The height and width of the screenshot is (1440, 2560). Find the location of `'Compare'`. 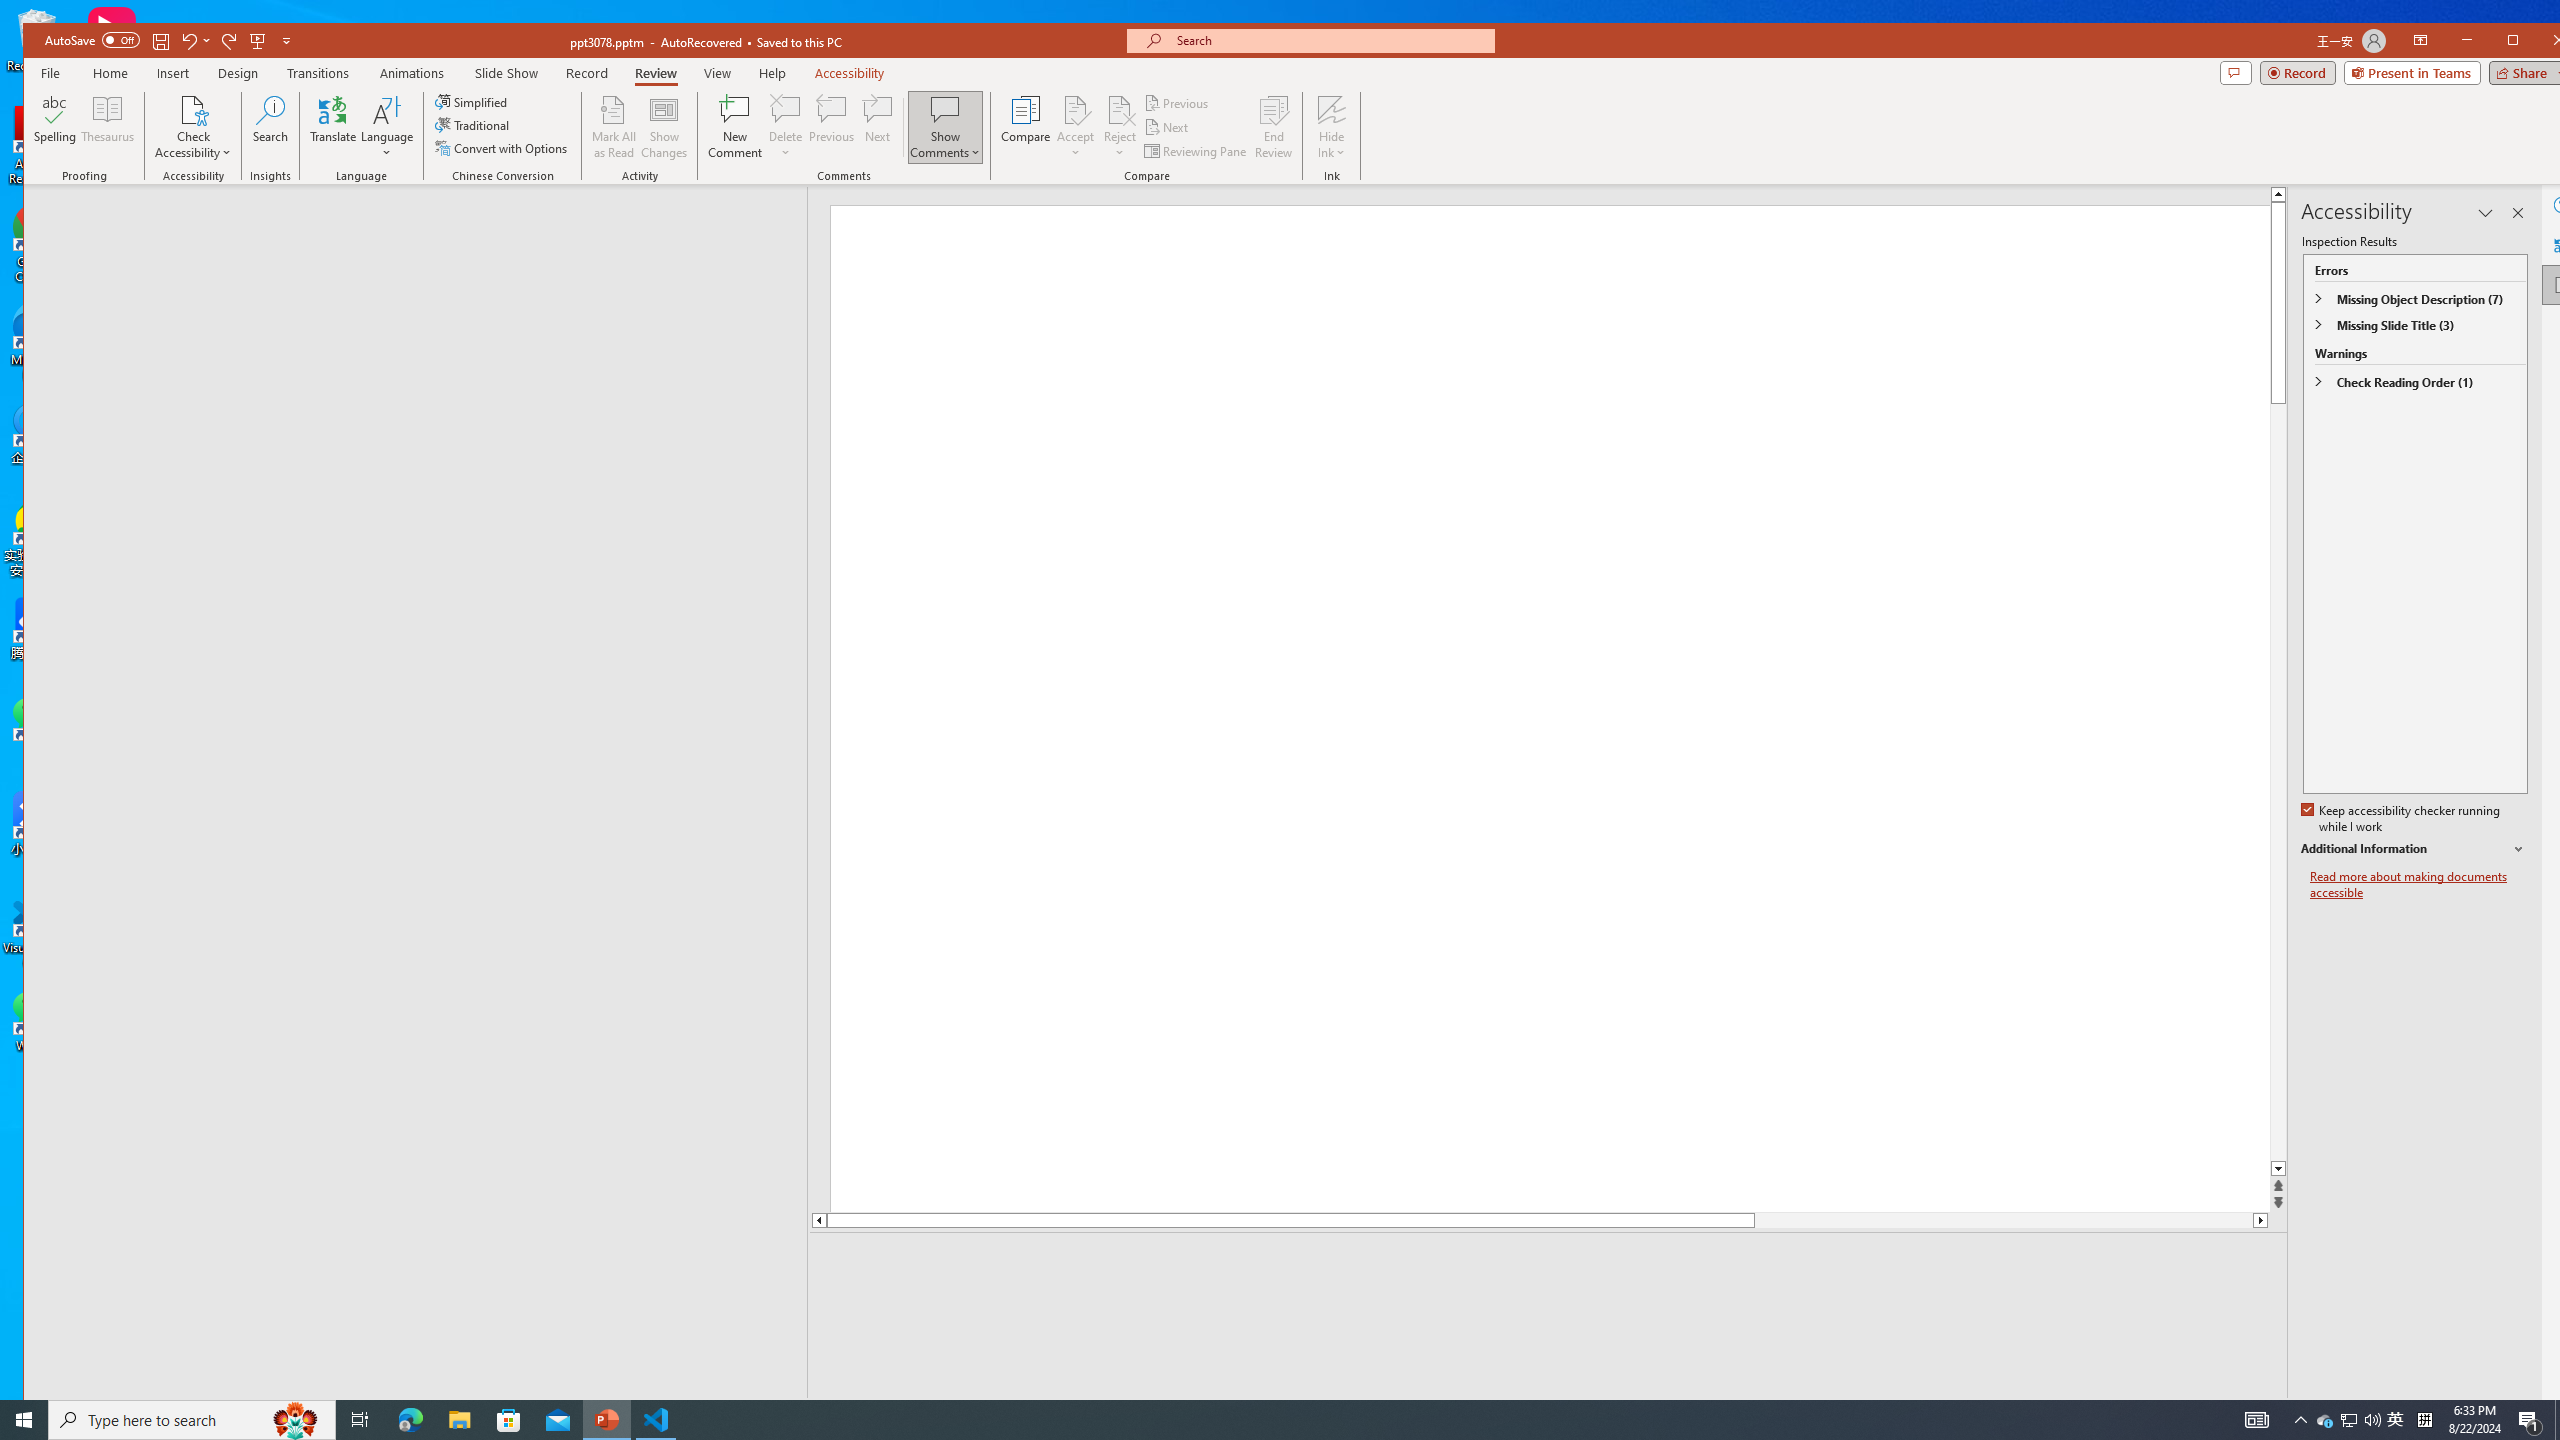

'Compare' is located at coordinates (1024, 126).